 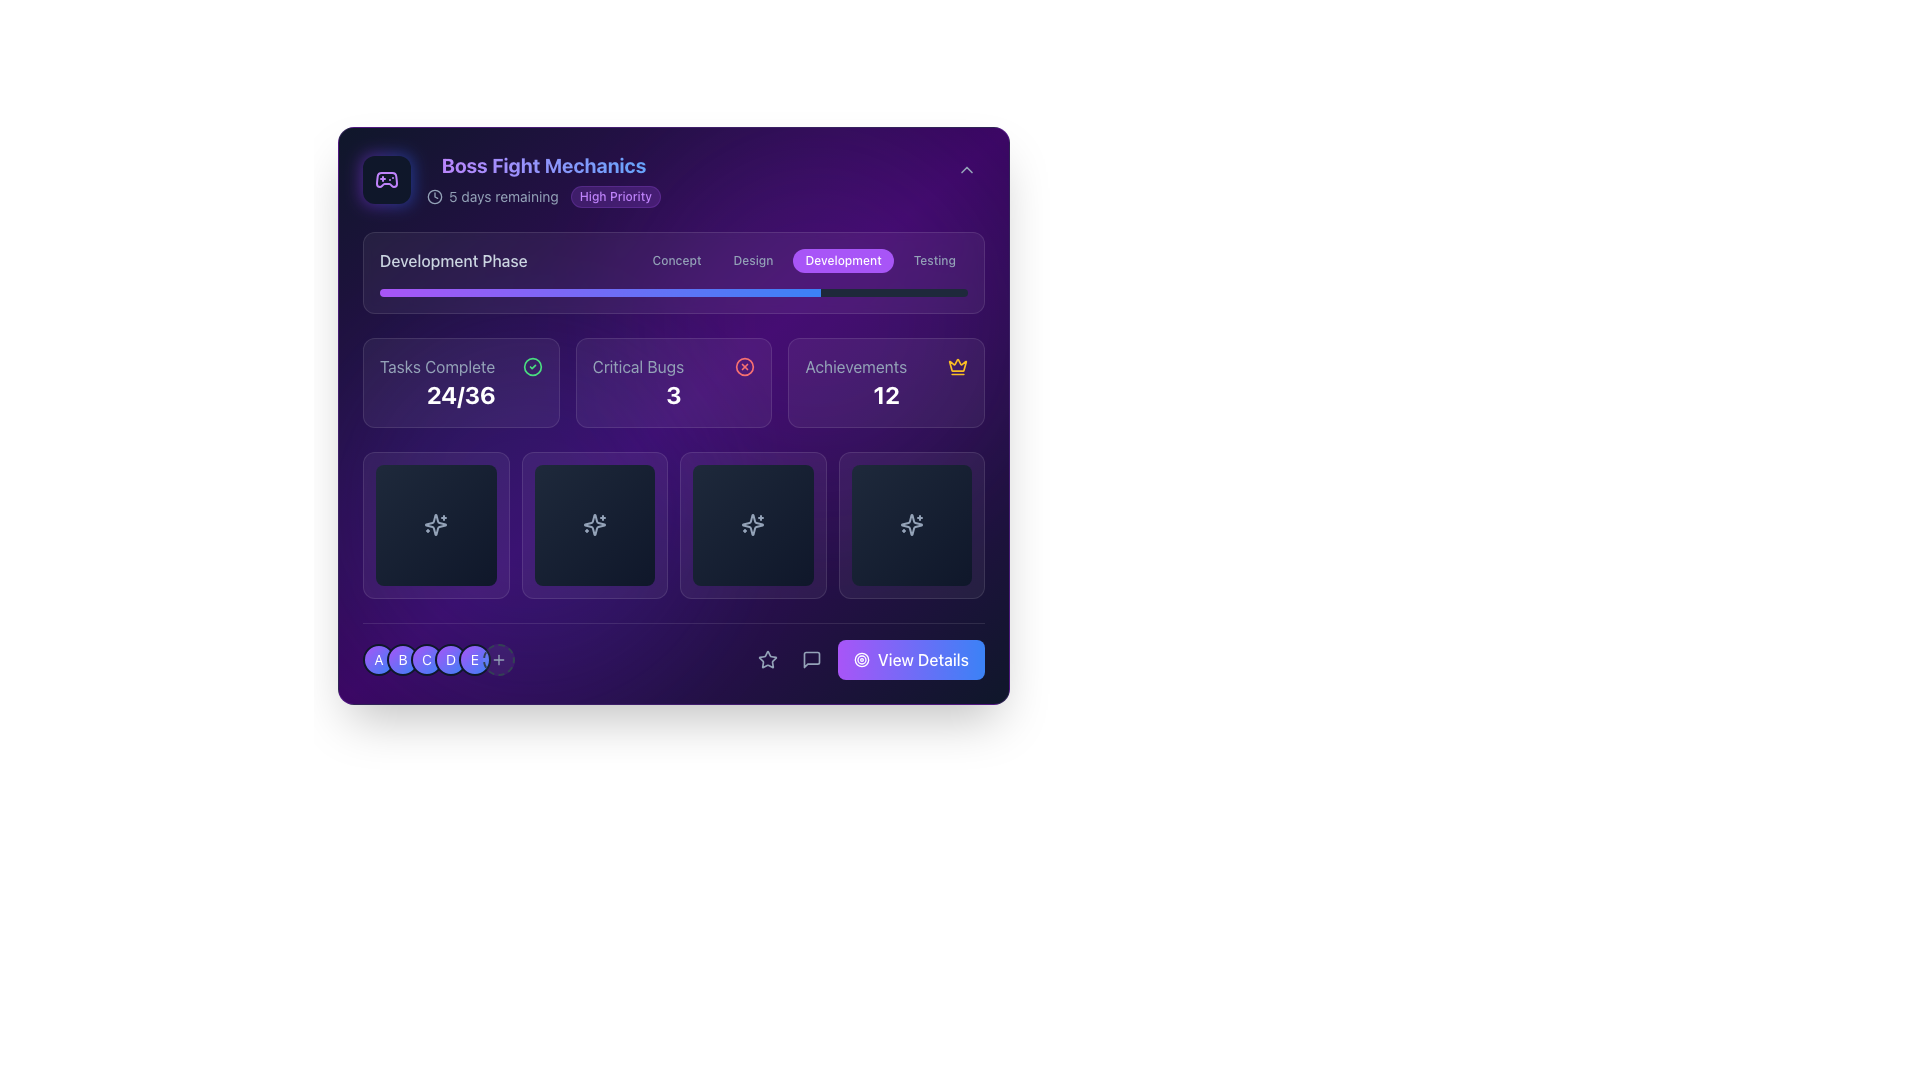 What do you see at coordinates (933, 260) in the screenshot?
I see `the rounded button labeled 'Testing' located in the top-right section of the interface` at bounding box center [933, 260].